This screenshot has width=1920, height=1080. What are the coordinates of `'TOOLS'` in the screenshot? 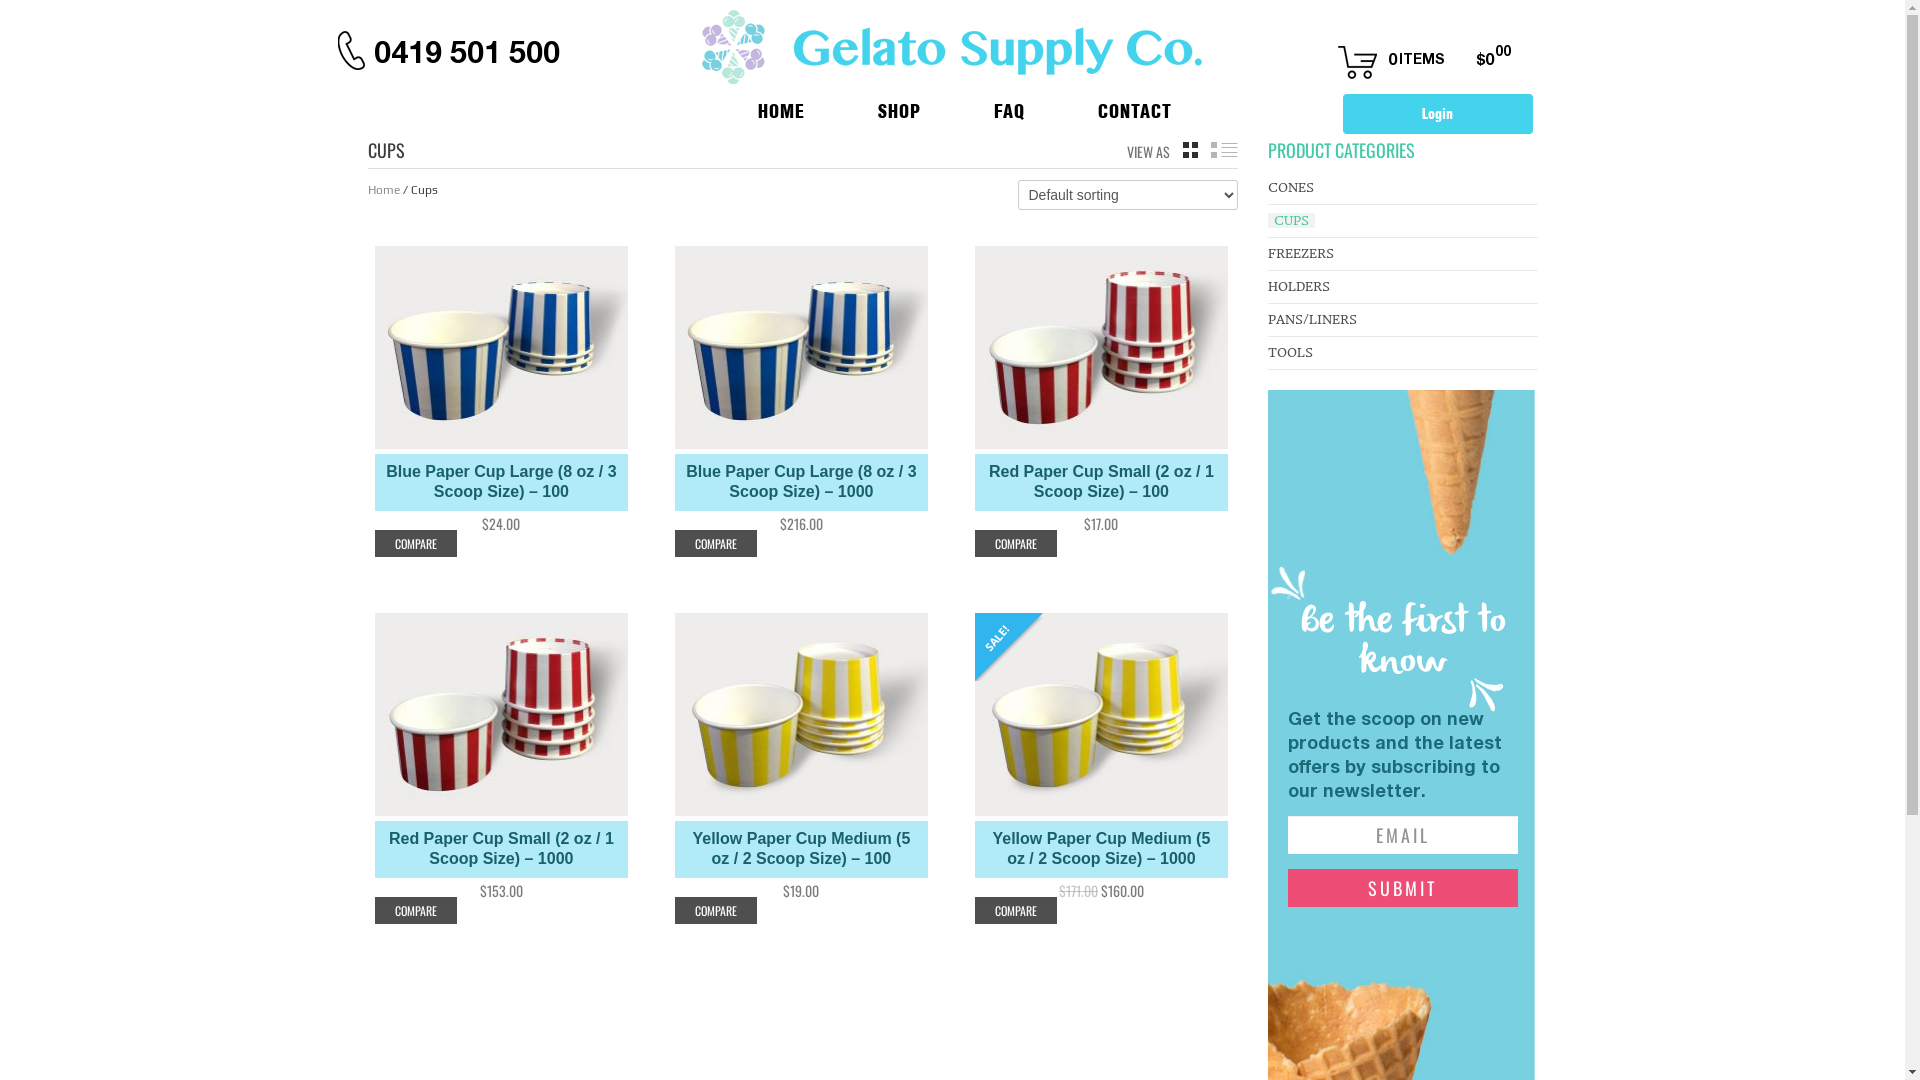 It's located at (1290, 351).